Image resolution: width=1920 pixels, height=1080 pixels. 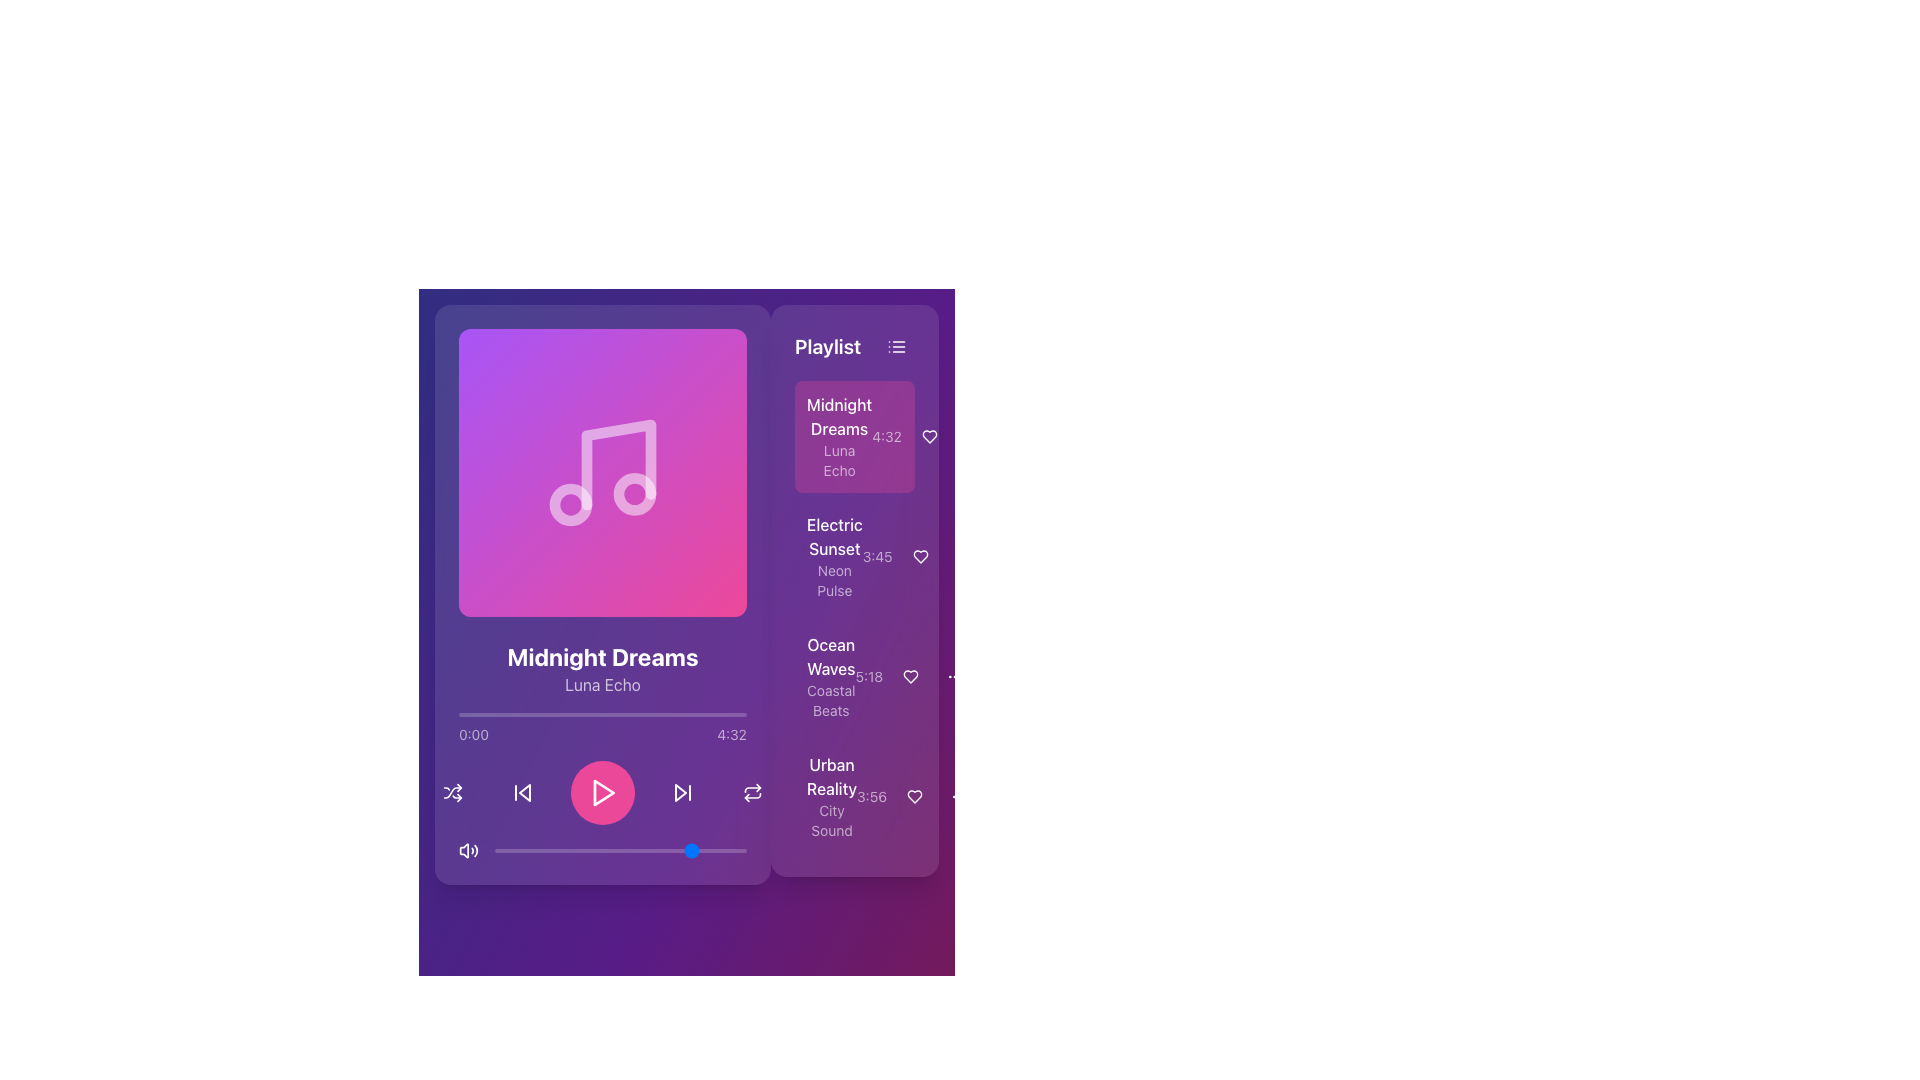 What do you see at coordinates (487, 713) in the screenshot?
I see `playback position` at bounding box center [487, 713].